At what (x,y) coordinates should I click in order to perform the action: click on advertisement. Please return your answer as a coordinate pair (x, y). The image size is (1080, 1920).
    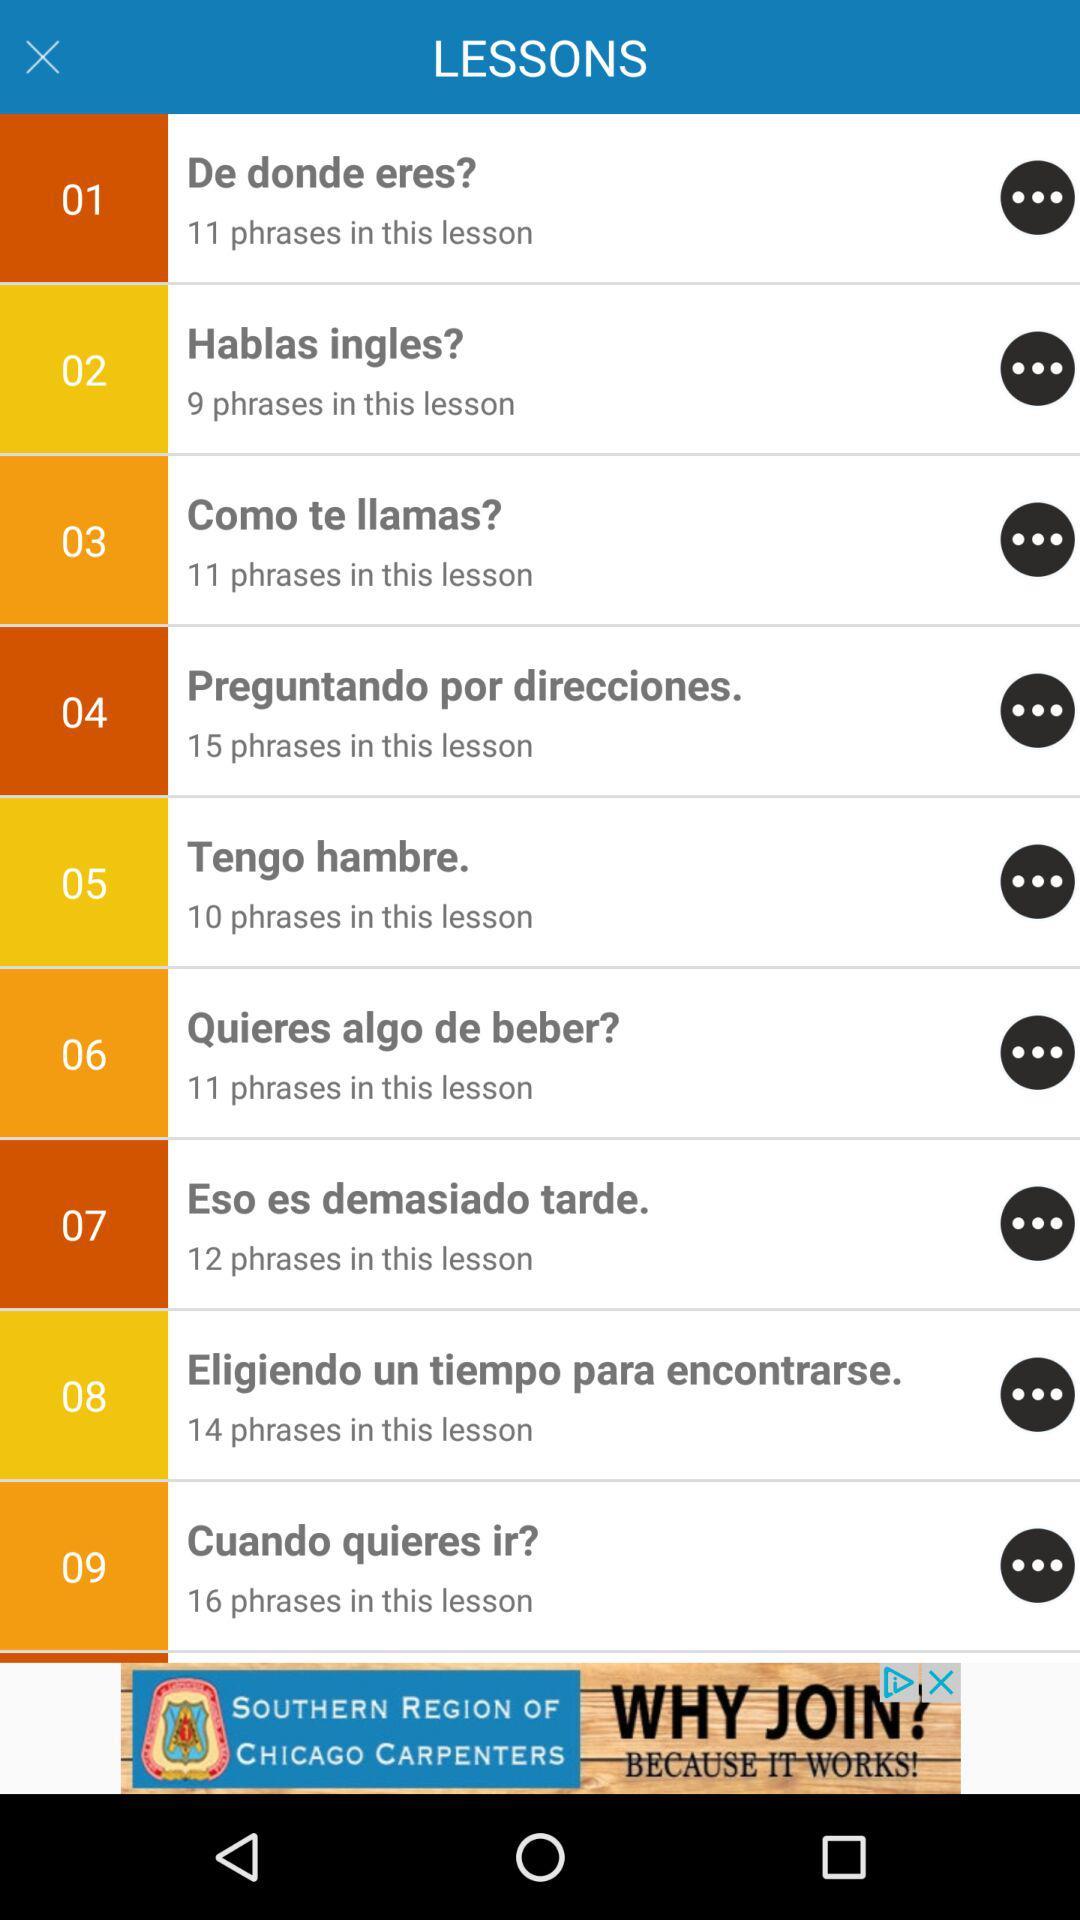
    Looking at the image, I should click on (540, 1727).